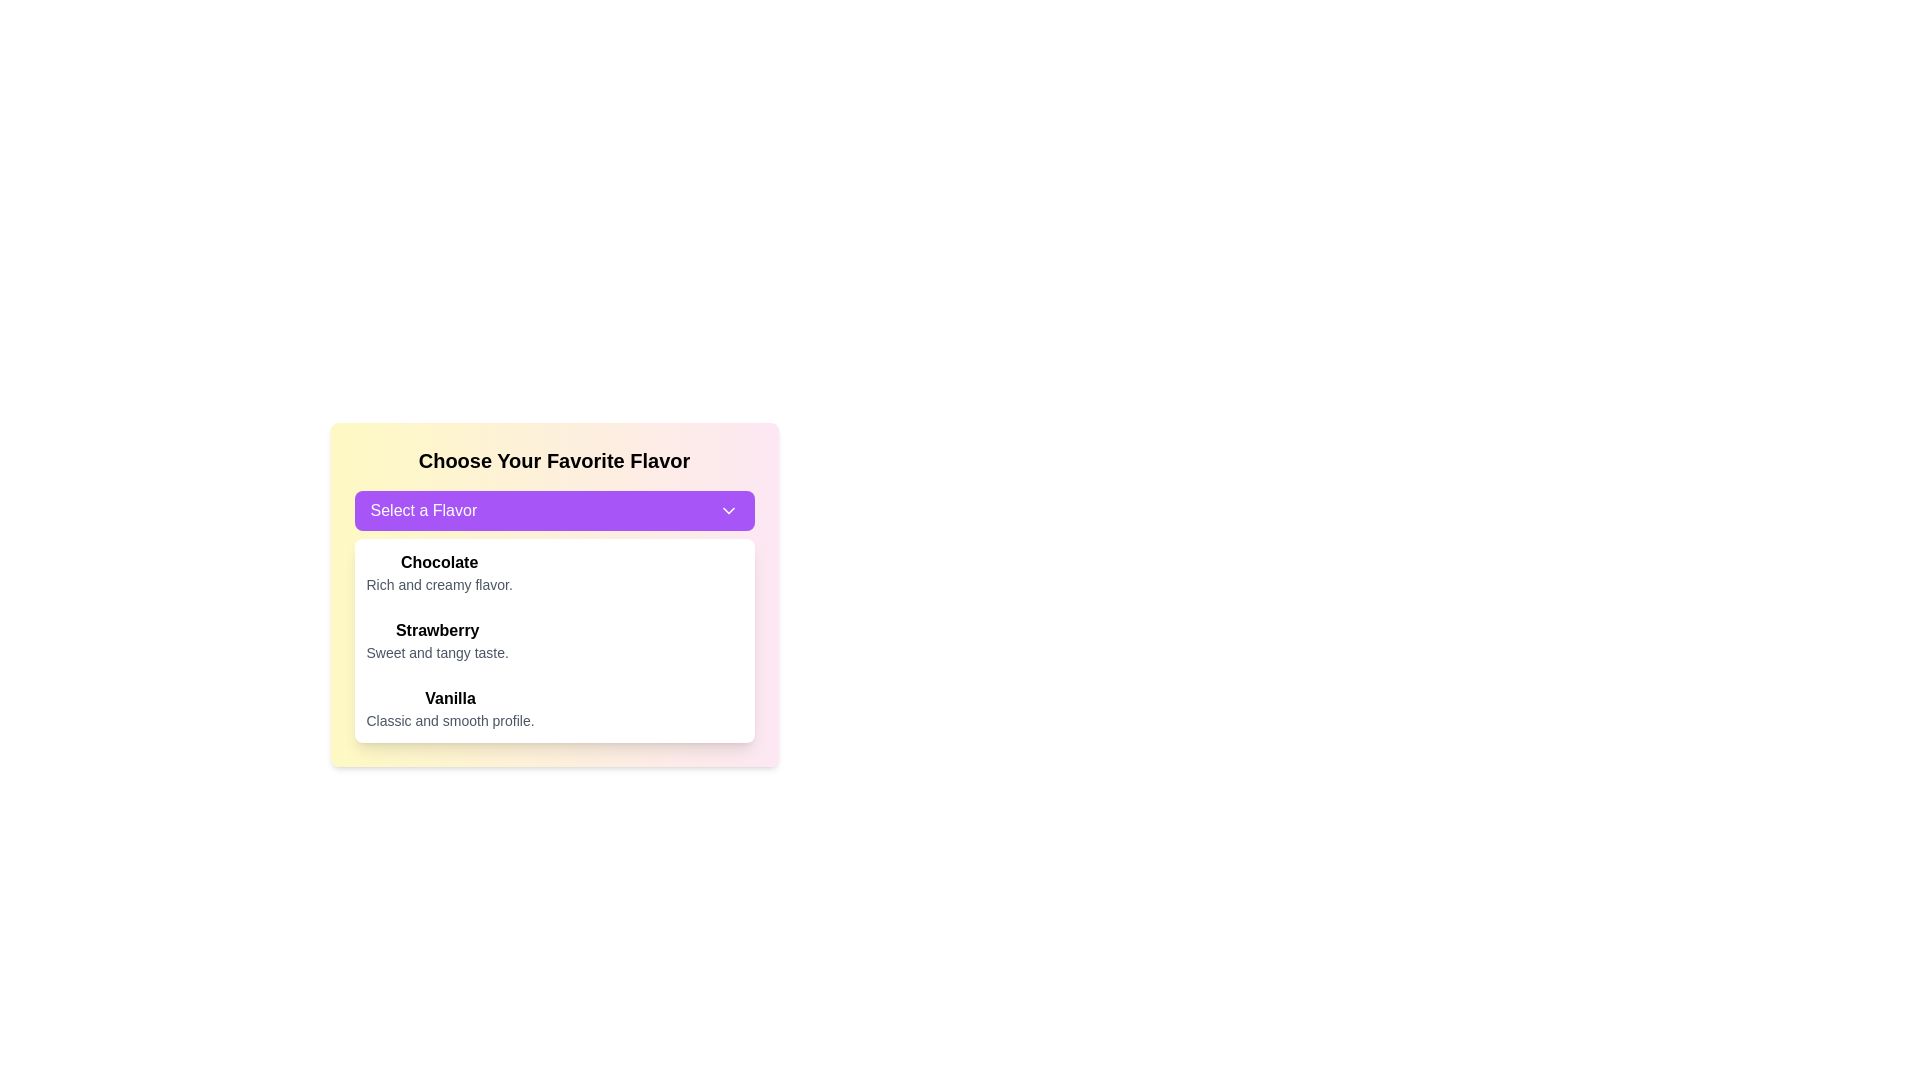 The image size is (1920, 1080). I want to click on the flavor choice element labeled 'Strawberry' in the vertical list of flavors, so click(554, 640).